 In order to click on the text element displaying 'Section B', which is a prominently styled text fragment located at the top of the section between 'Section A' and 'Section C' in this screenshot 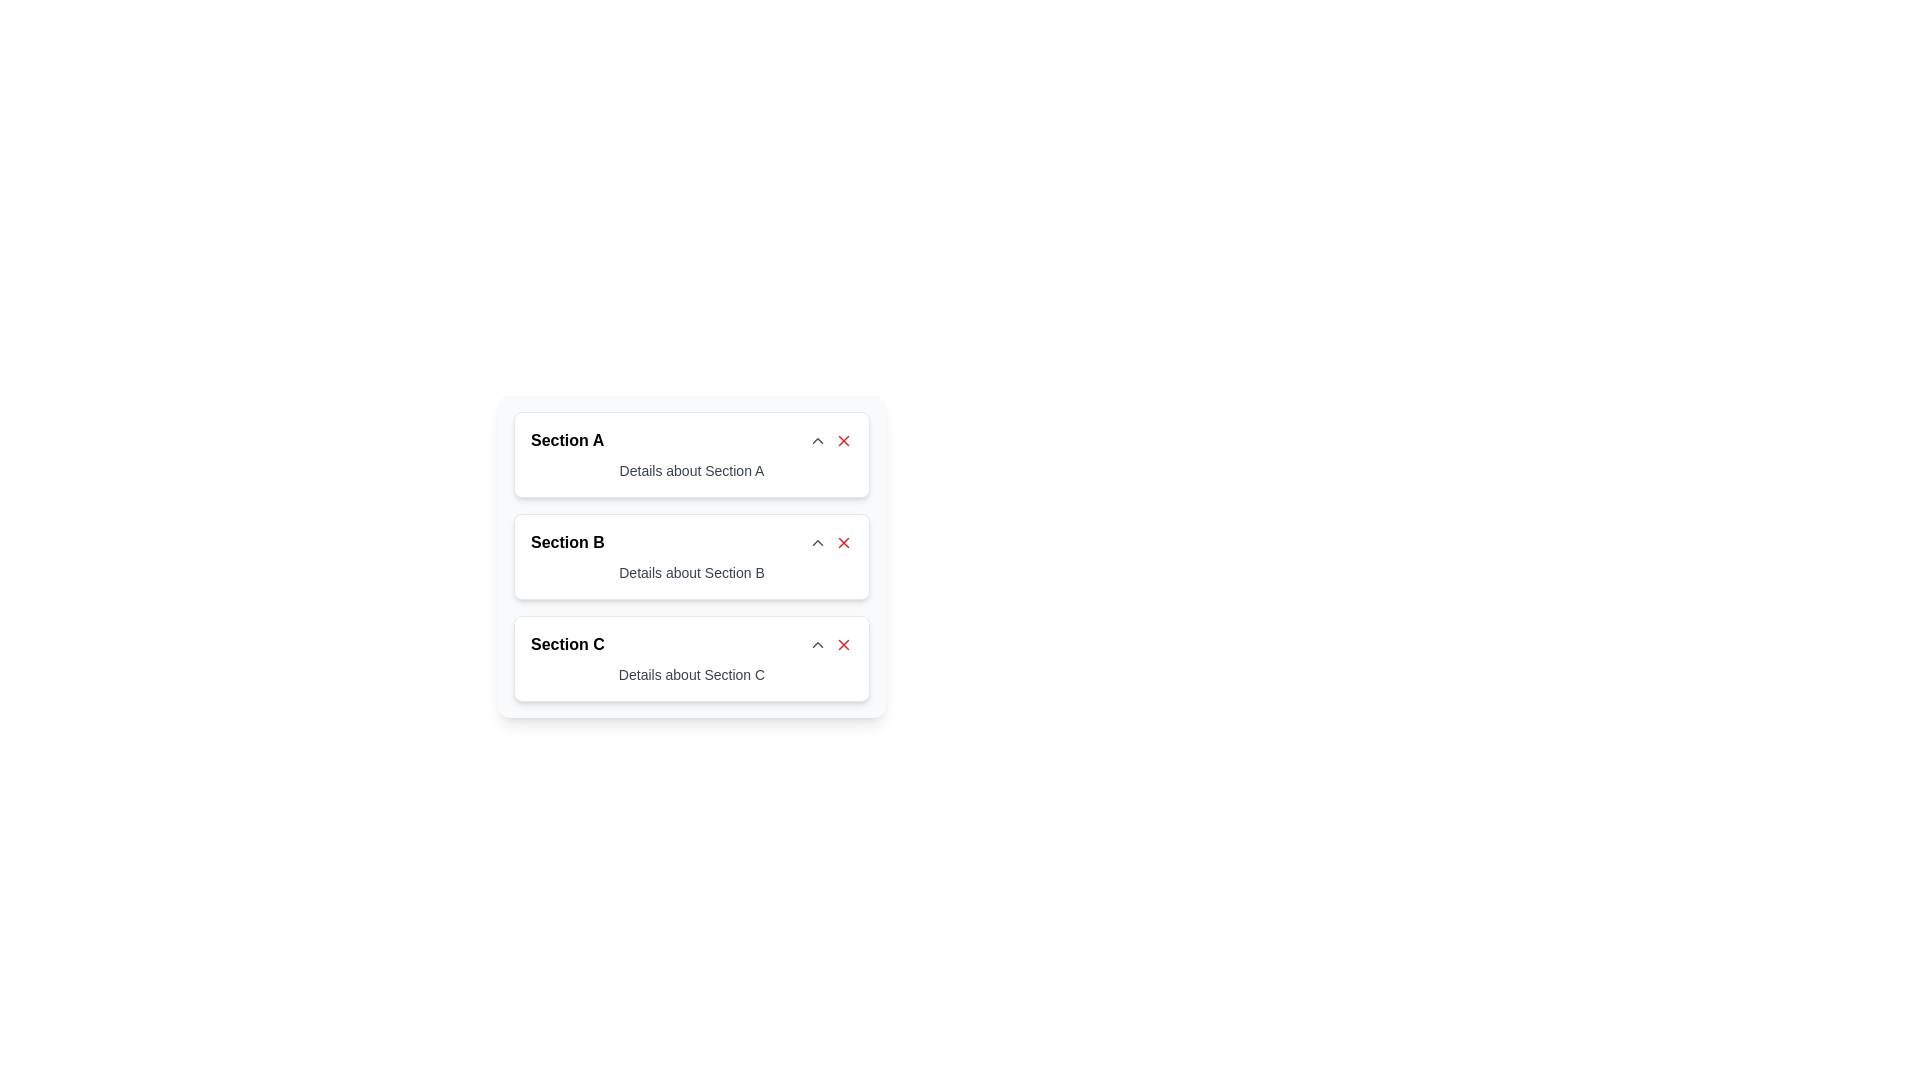, I will do `click(566, 543)`.